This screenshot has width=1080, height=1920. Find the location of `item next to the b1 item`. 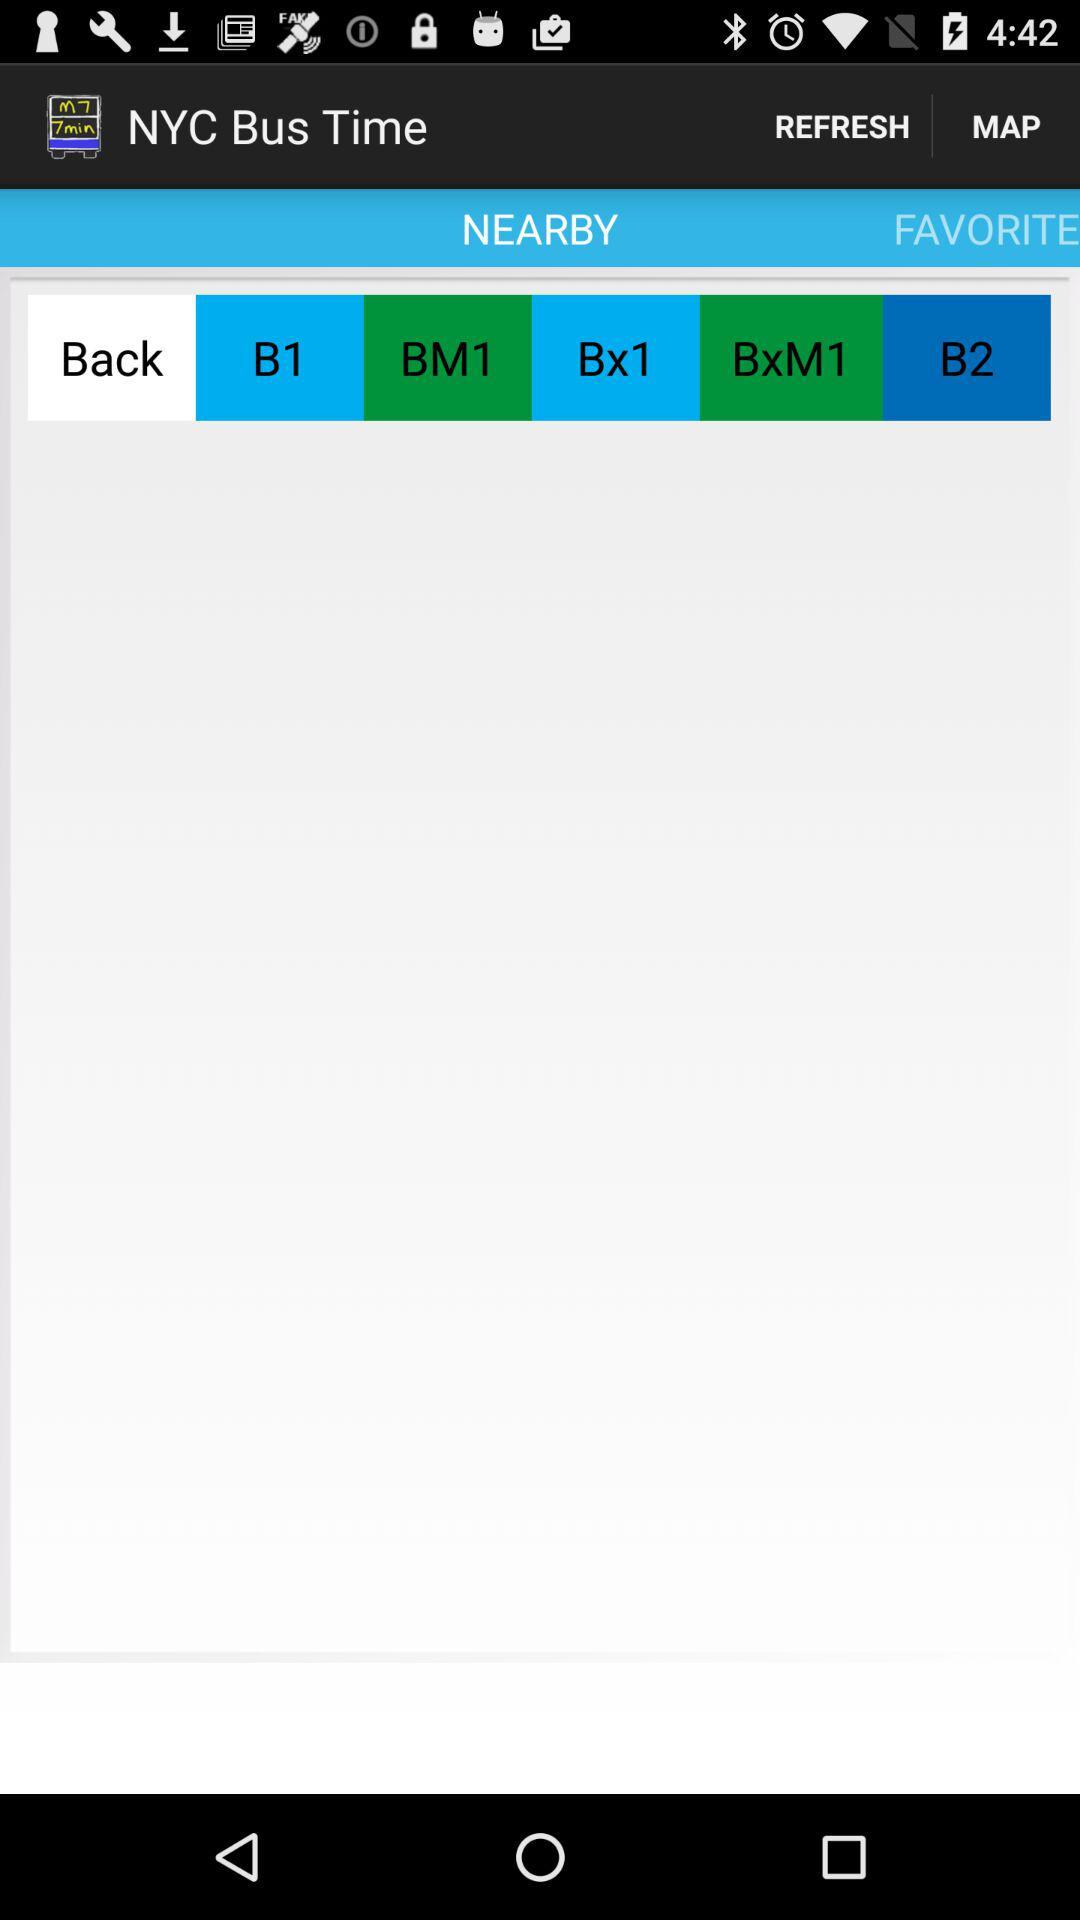

item next to the b1 item is located at coordinates (446, 357).